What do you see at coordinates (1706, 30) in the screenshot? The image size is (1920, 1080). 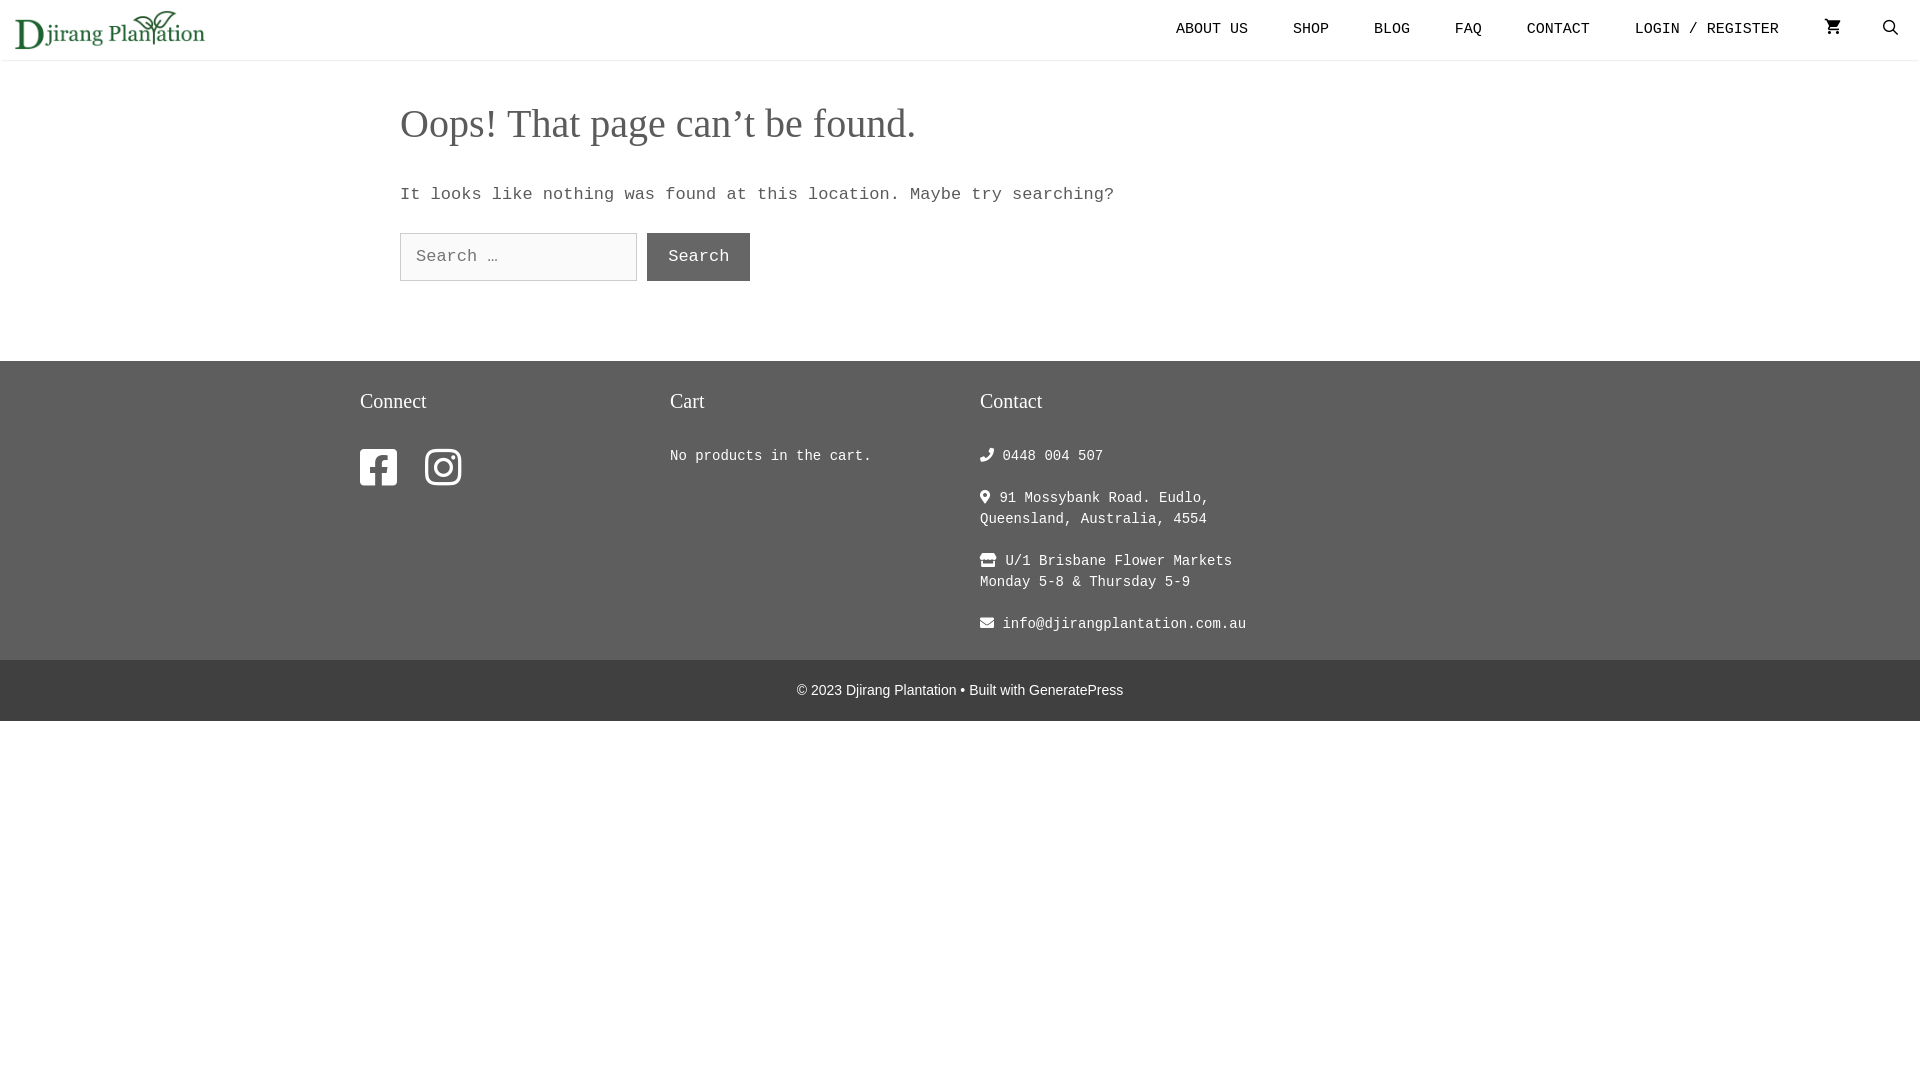 I see `'LOGIN / REGISTER'` at bounding box center [1706, 30].